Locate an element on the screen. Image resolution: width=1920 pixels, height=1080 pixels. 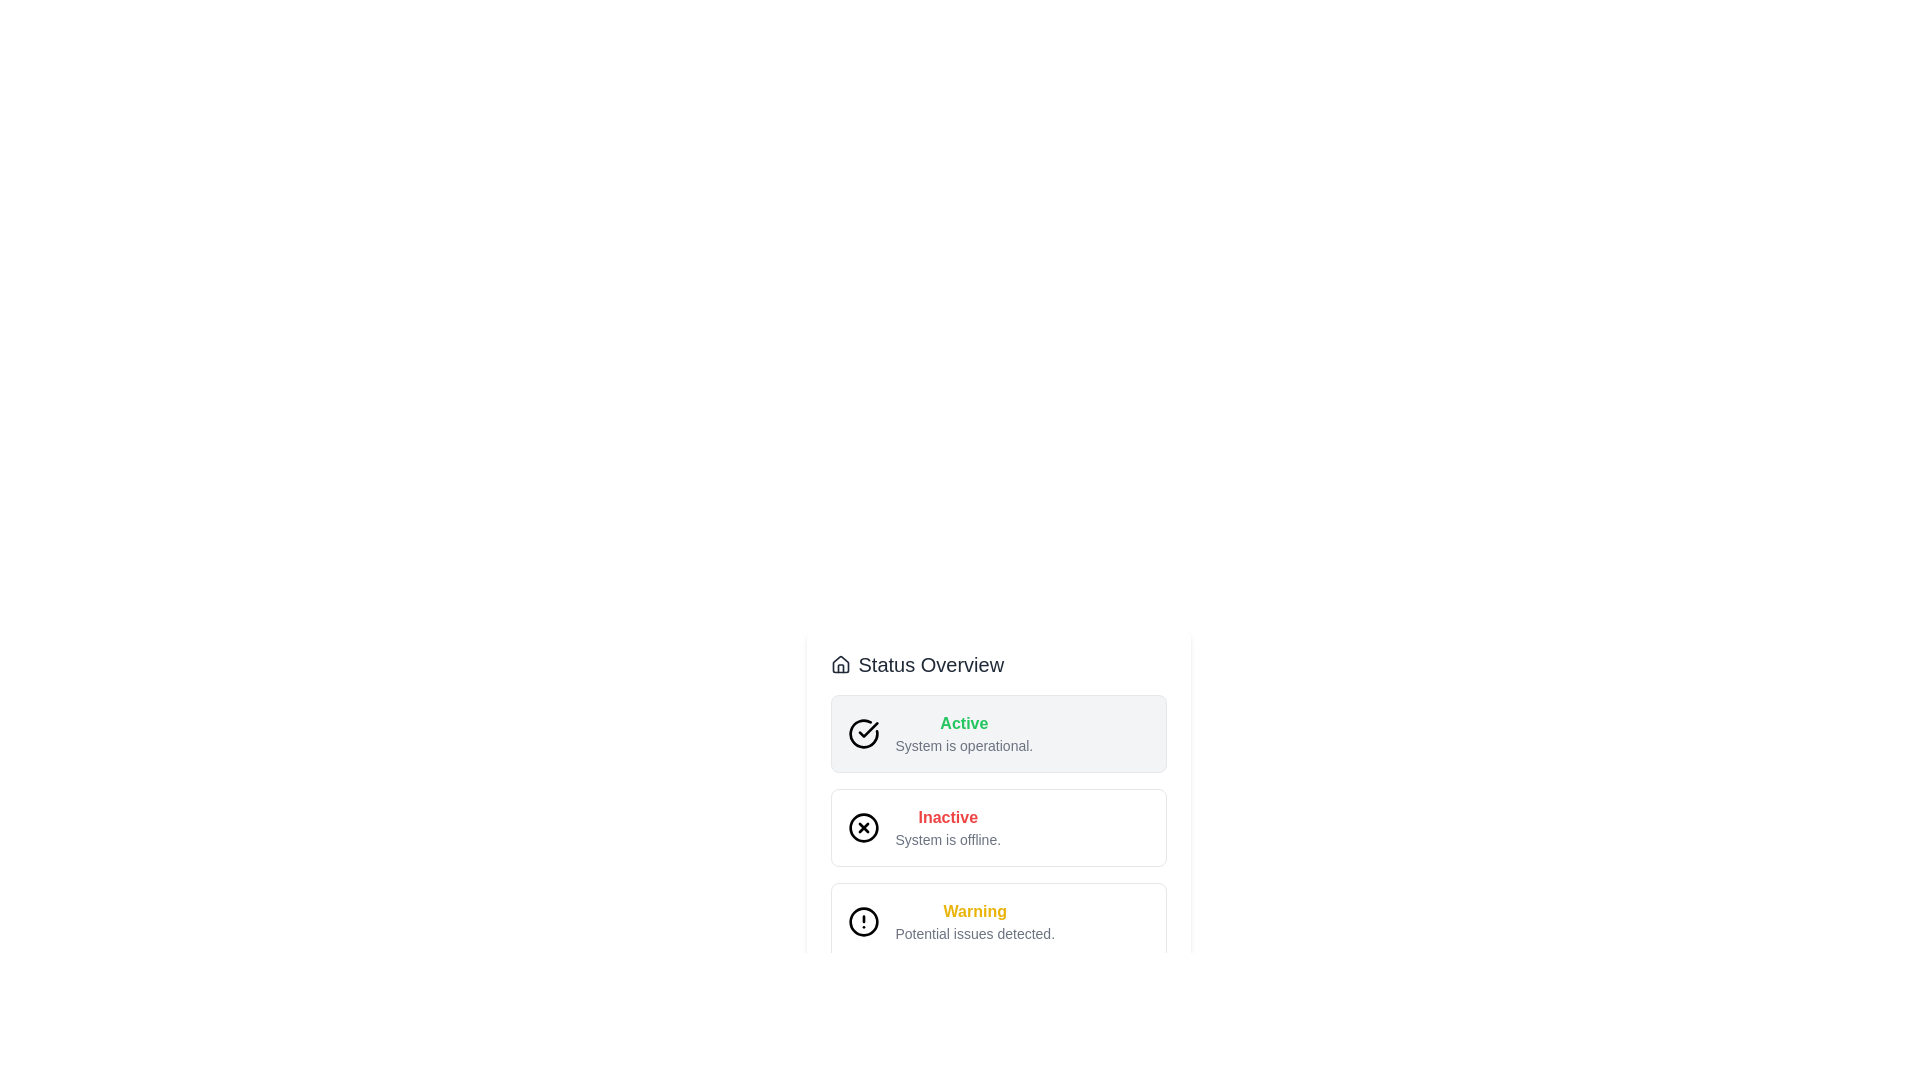
the checkmark icon enclosed within a circle, positioned to the far left of the card-like panel adjacent to the label 'Active' is located at coordinates (863, 733).